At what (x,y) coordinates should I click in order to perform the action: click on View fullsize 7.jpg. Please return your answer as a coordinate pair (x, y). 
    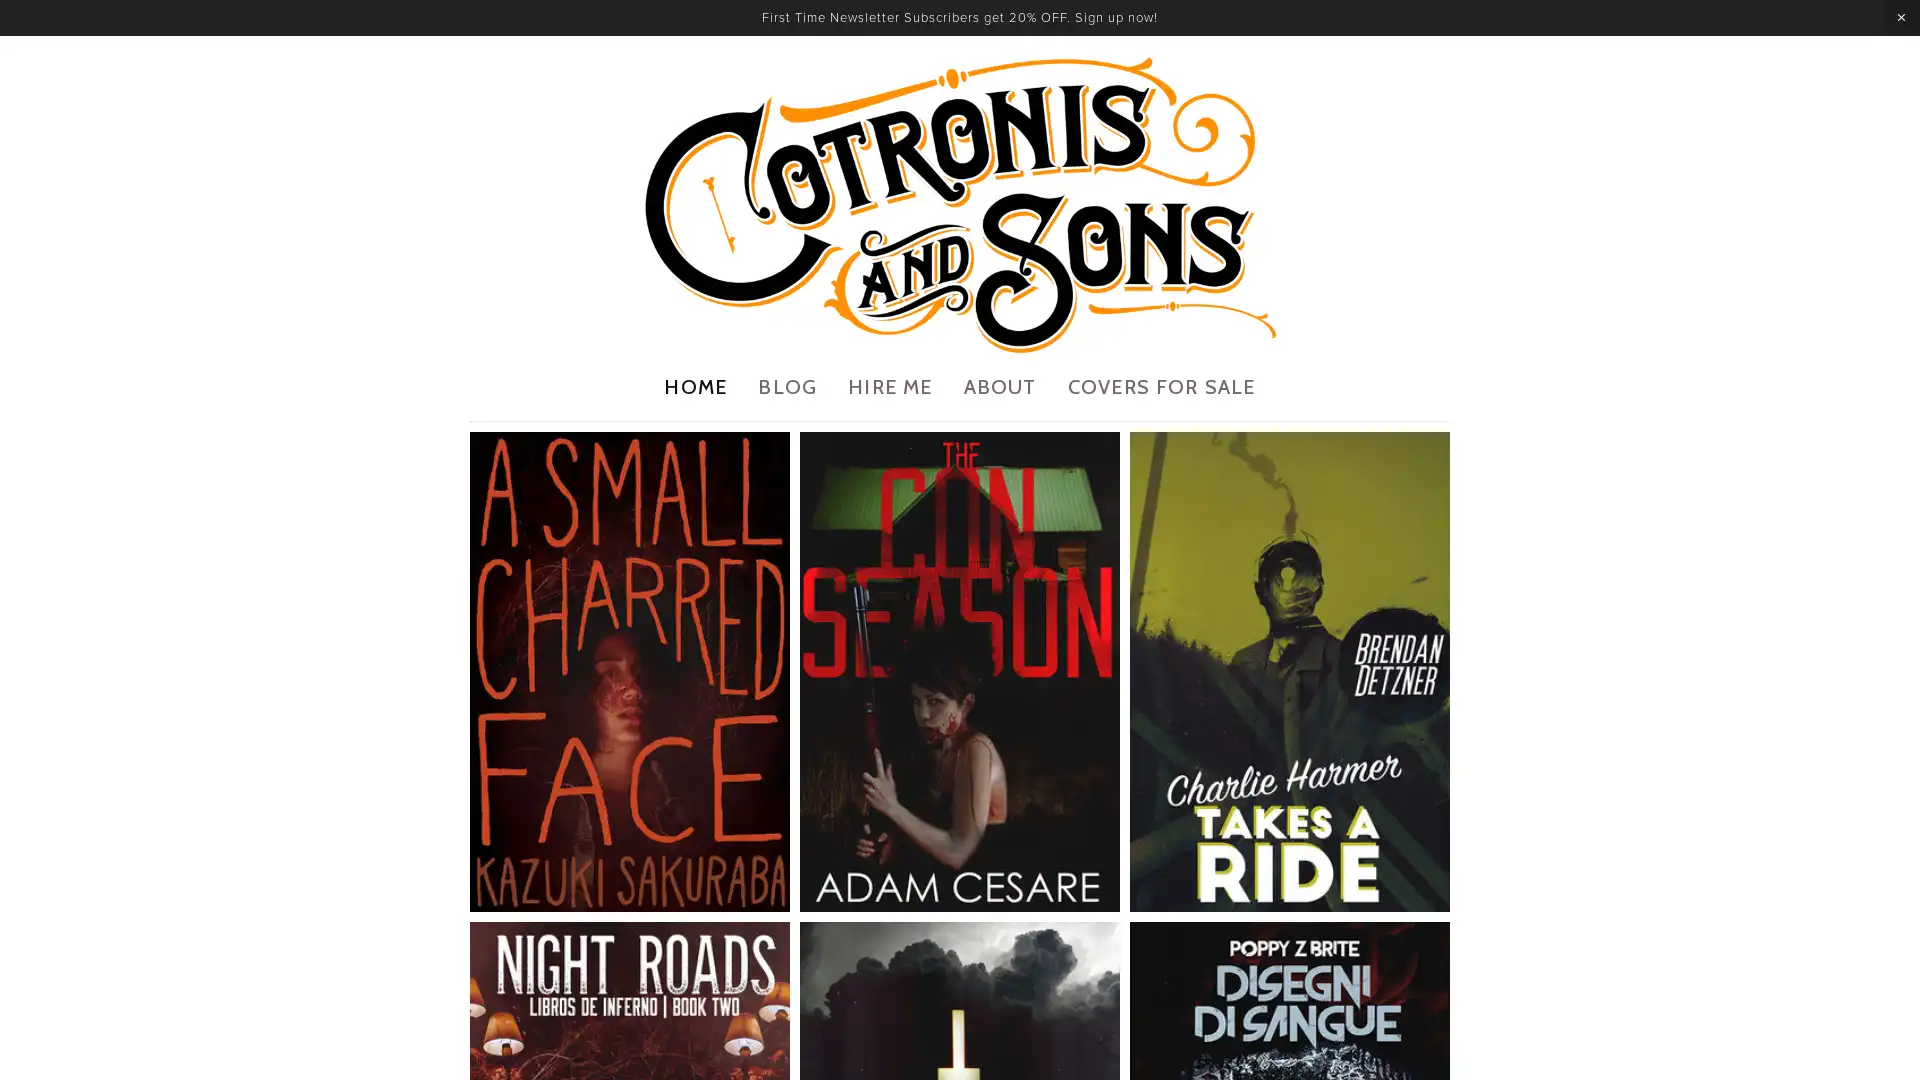
    Looking at the image, I should click on (1290, 671).